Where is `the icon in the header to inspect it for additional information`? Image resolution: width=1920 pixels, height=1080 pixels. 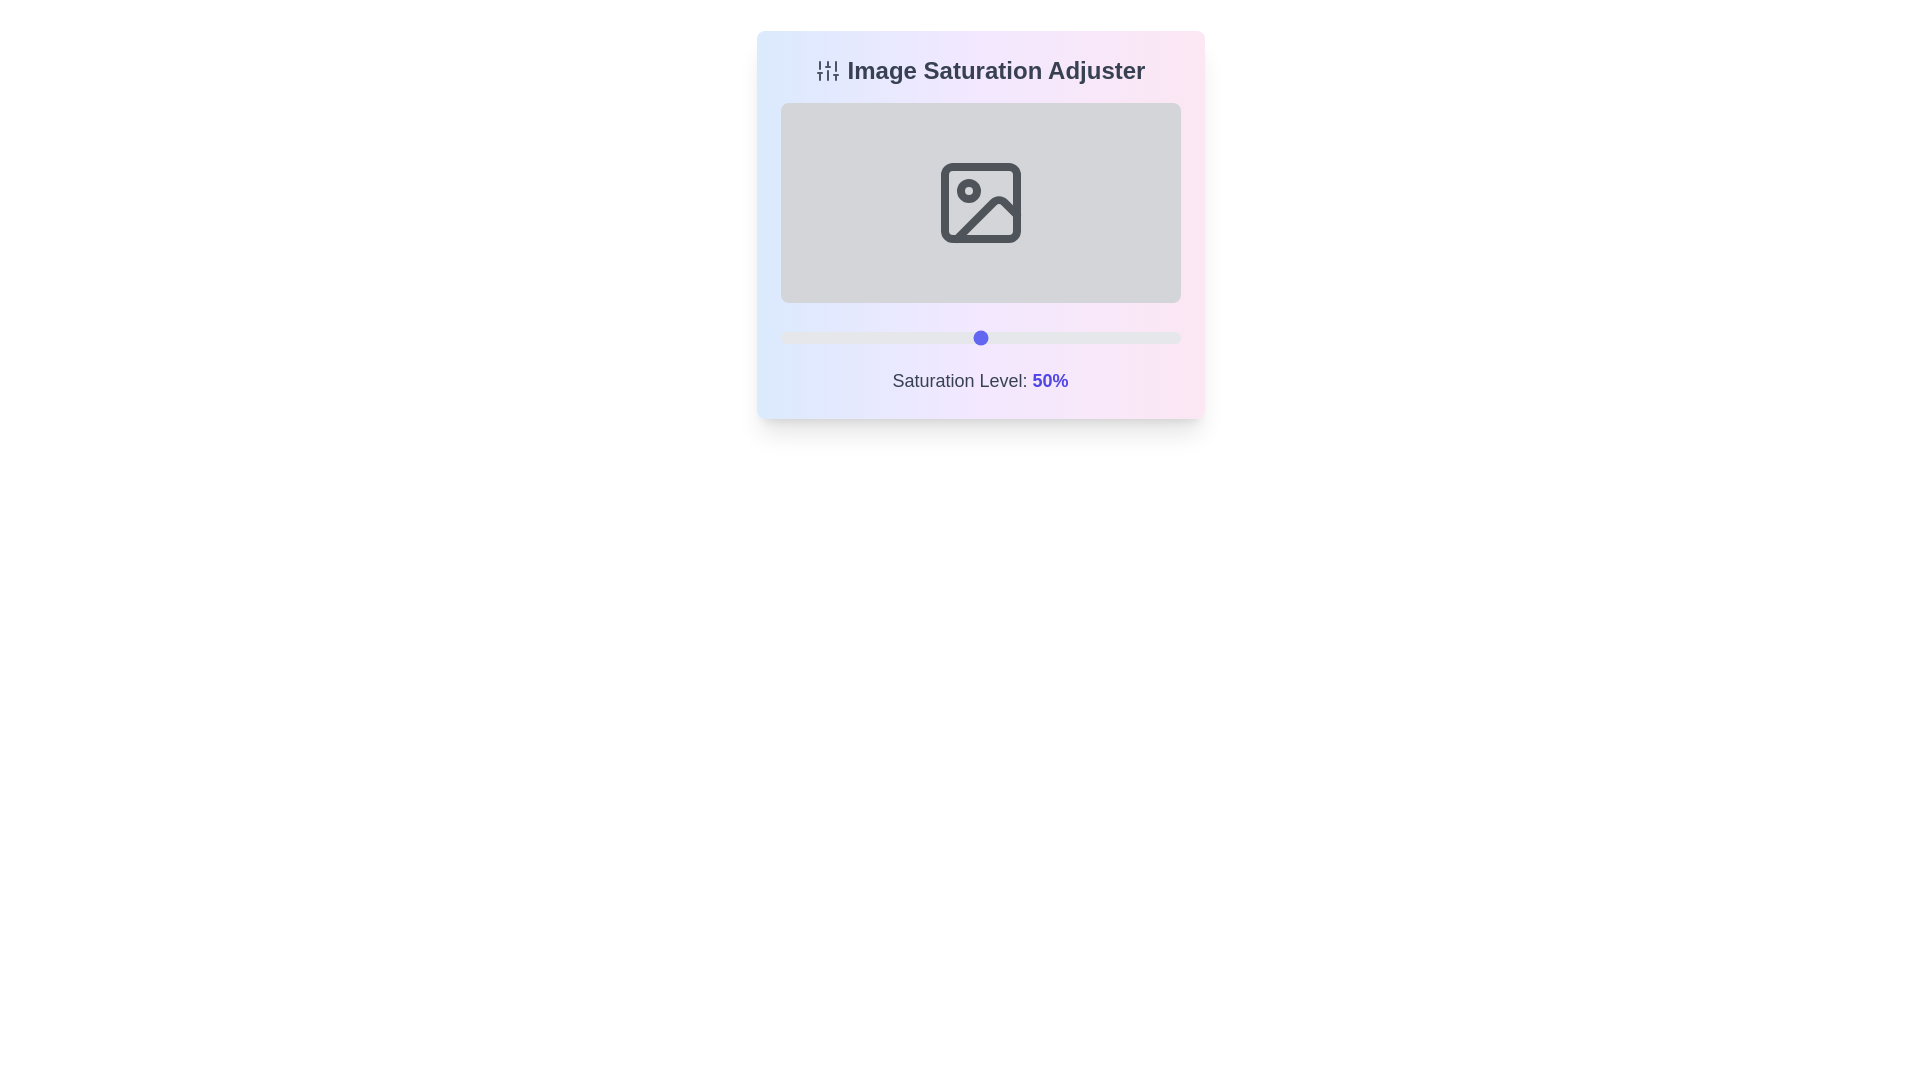 the icon in the header to inspect it for additional information is located at coordinates (827, 69).